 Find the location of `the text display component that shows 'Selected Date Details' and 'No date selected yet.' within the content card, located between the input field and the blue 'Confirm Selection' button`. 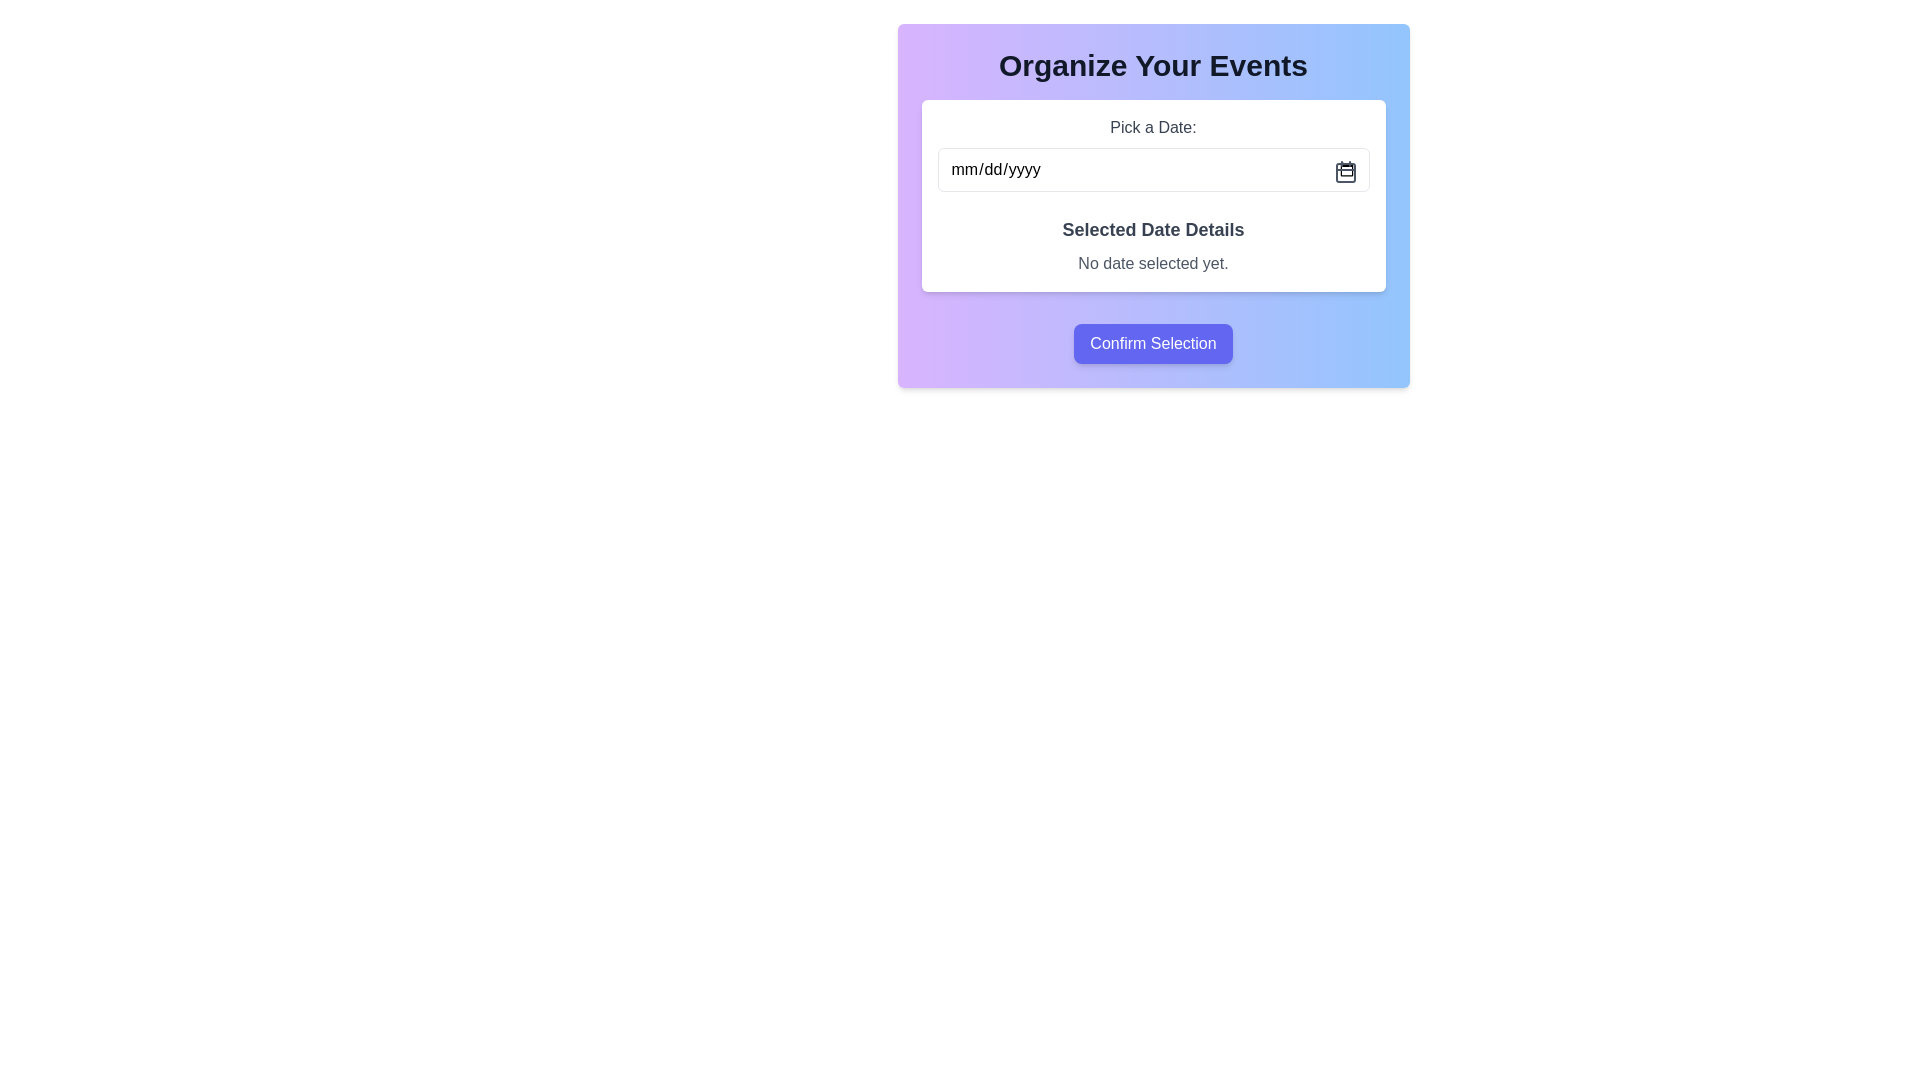

the text display component that shows 'Selected Date Details' and 'No date selected yet.' within the content card, located between the input field and the blue 'Confirm Selection' button is located at coordinates (1153, 245).